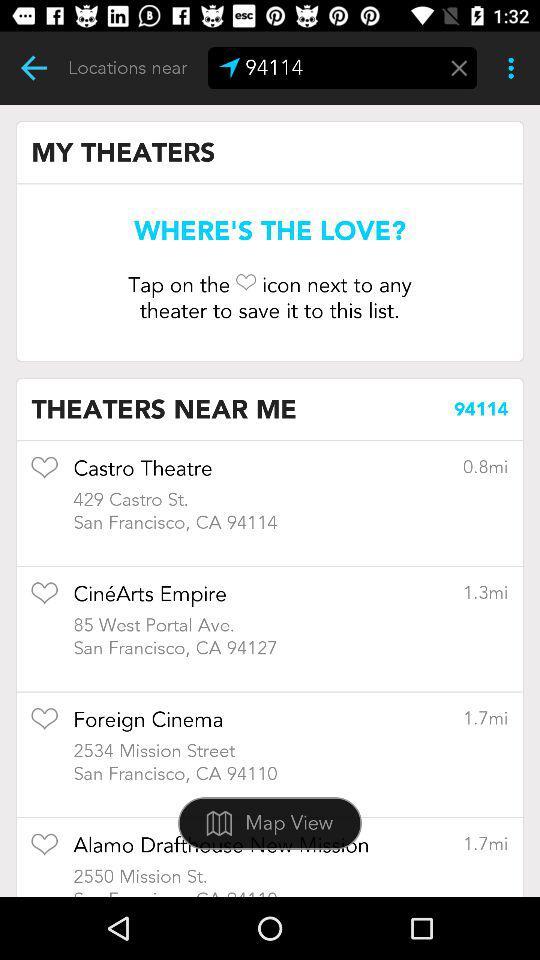  What do you see at coordinates (44, 850) in the screenshot?
I see `selection` at bounding box center [44, 850].